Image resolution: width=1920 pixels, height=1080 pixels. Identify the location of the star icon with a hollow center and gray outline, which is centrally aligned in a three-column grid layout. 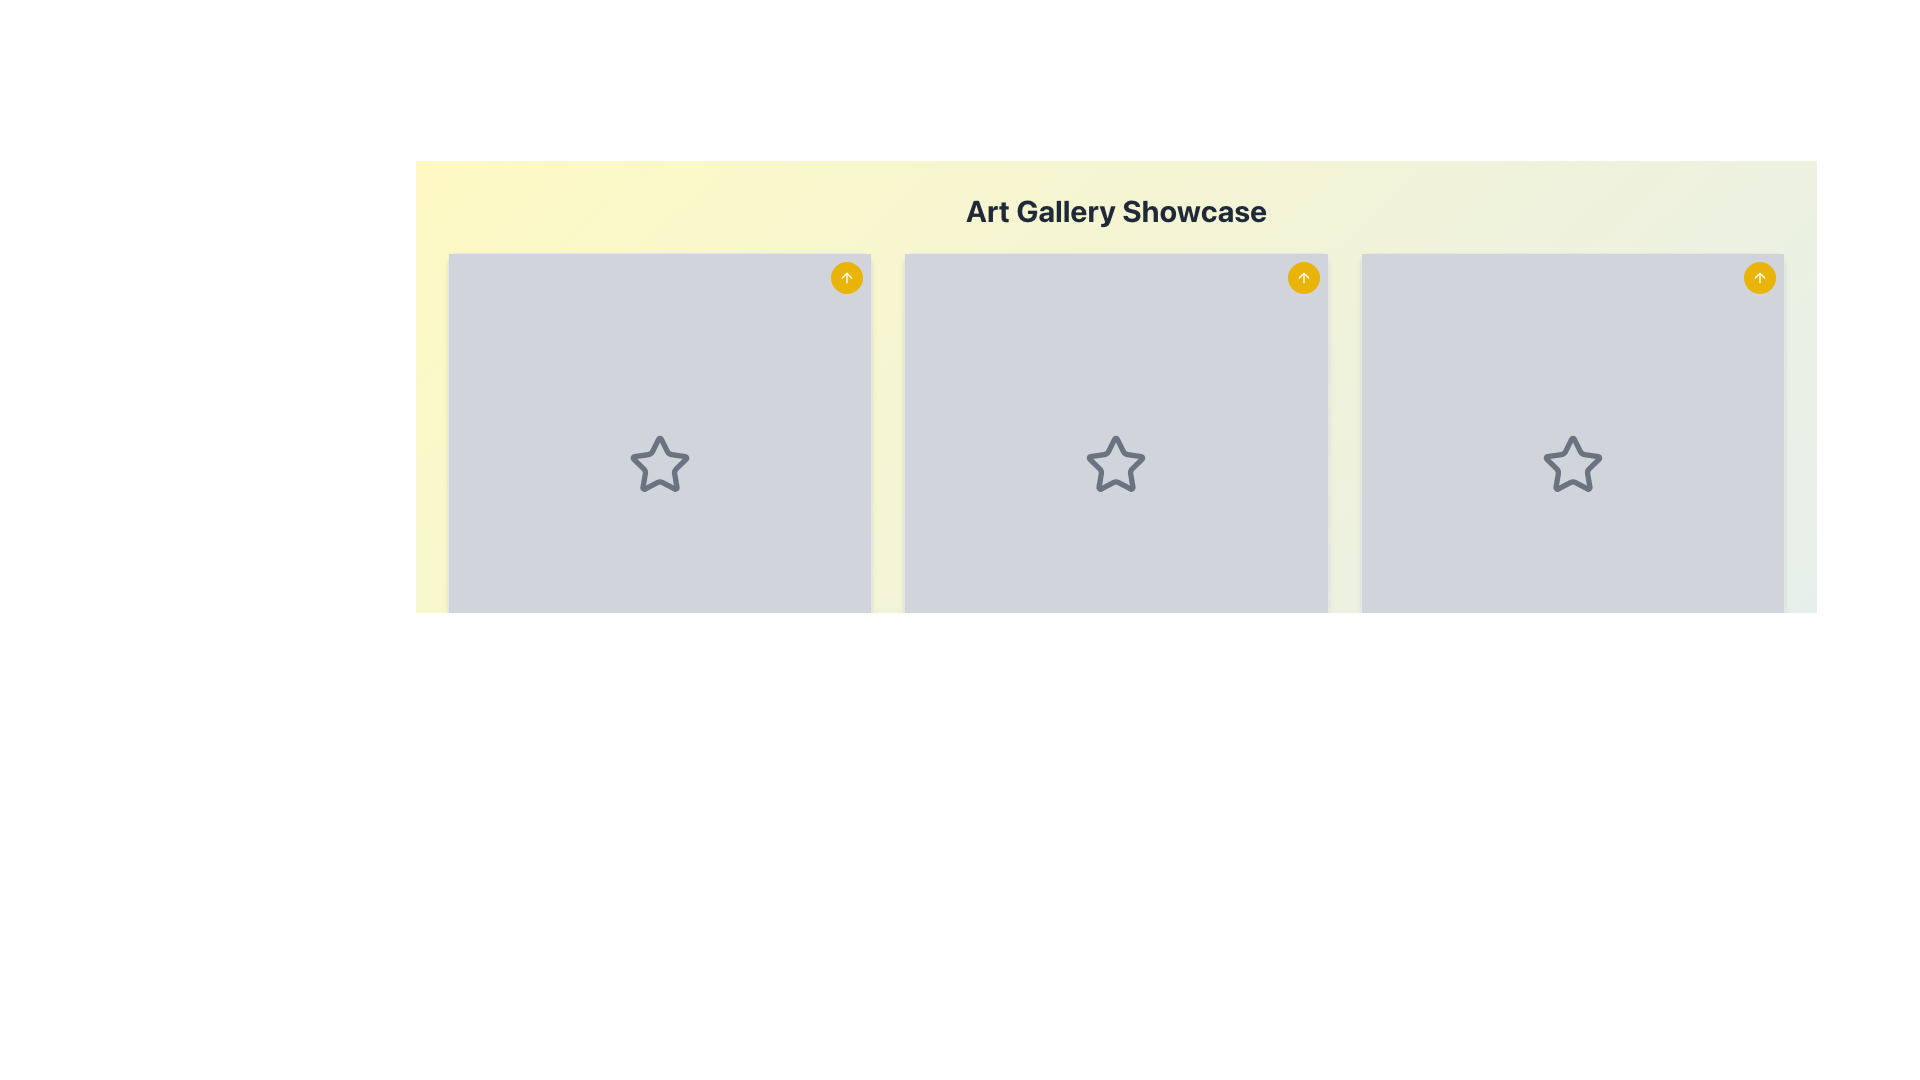
(1115, 465).